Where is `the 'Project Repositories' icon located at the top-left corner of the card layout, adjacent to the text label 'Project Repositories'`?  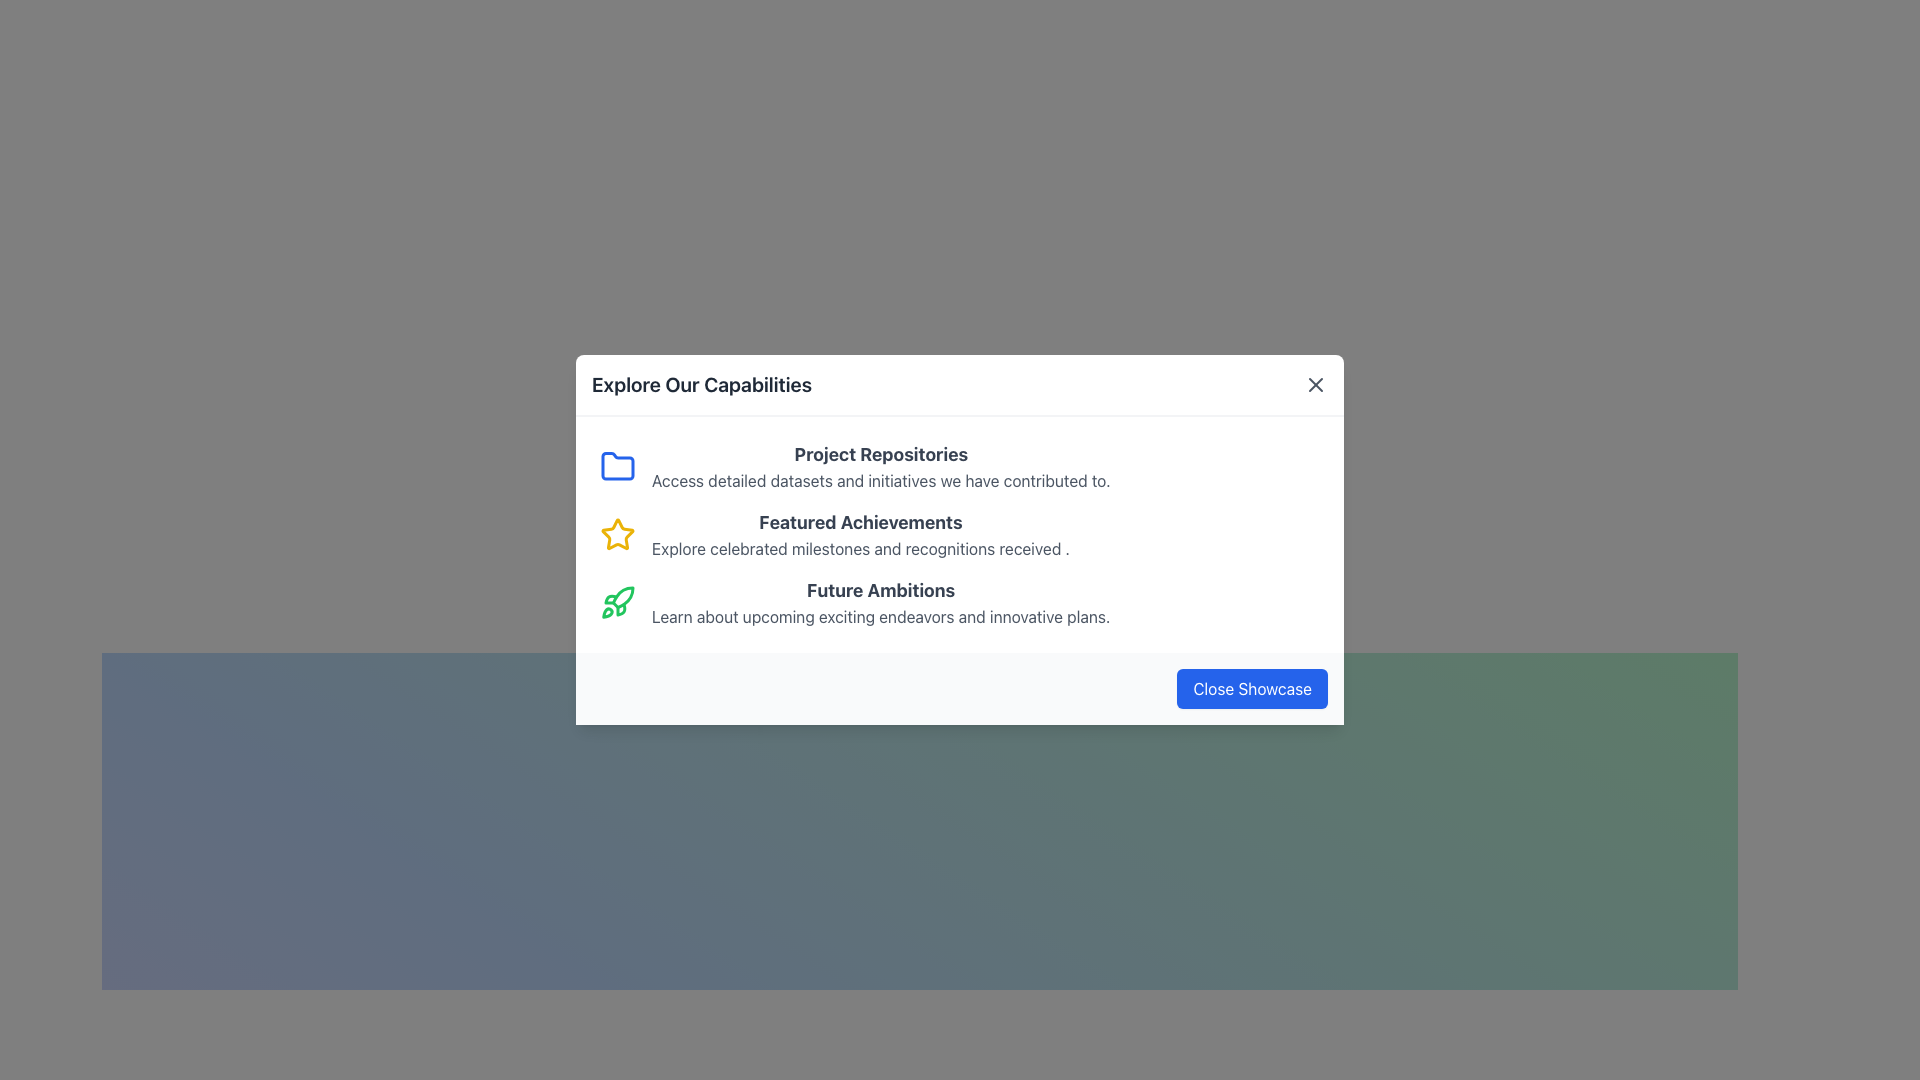 the 'Project Repositories' icon located at the top-left corner of the card layout, adjacent to the text label 'Project Repositories' is located at coordinates (617, 466).